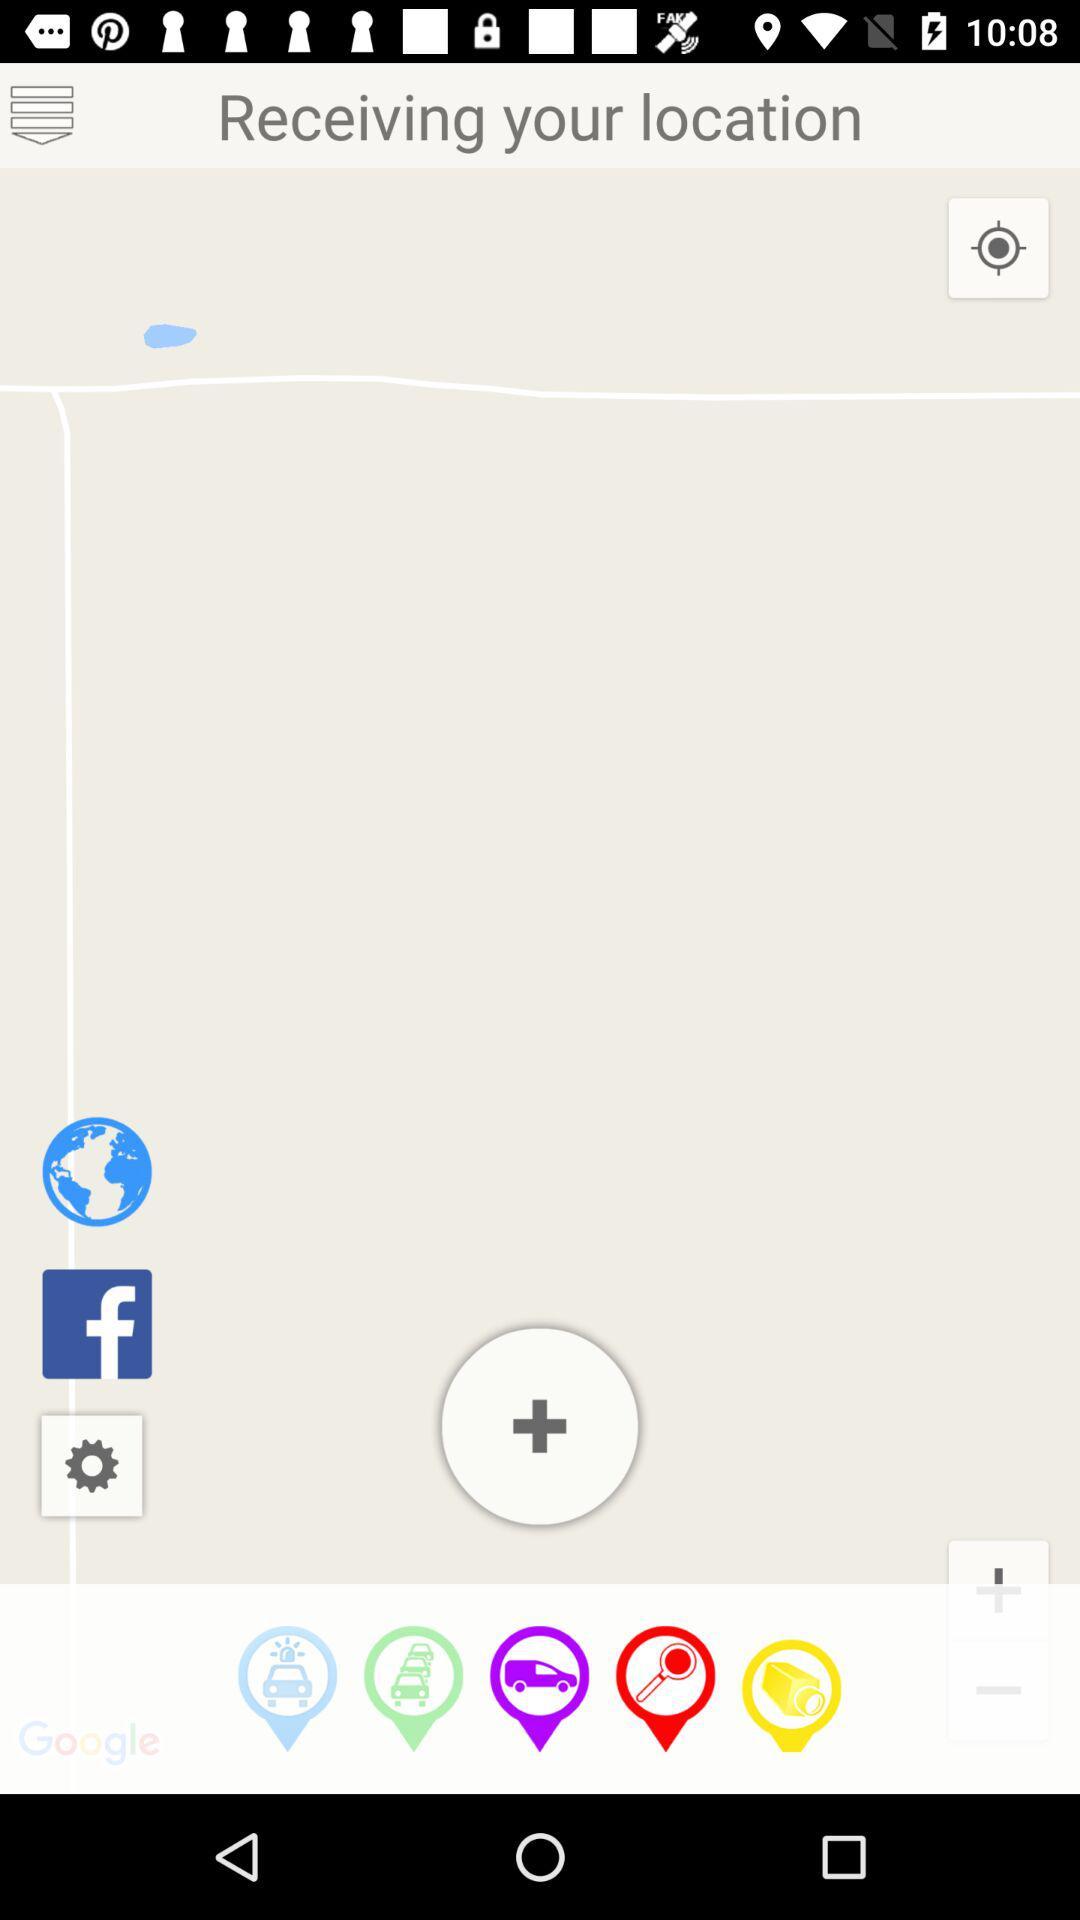 This screenshot has height=1920, width=1080. What do you see at coordinates (91, 1465) in the screenshot?
I see `the settings icon` at bounding box center [91, 1465].